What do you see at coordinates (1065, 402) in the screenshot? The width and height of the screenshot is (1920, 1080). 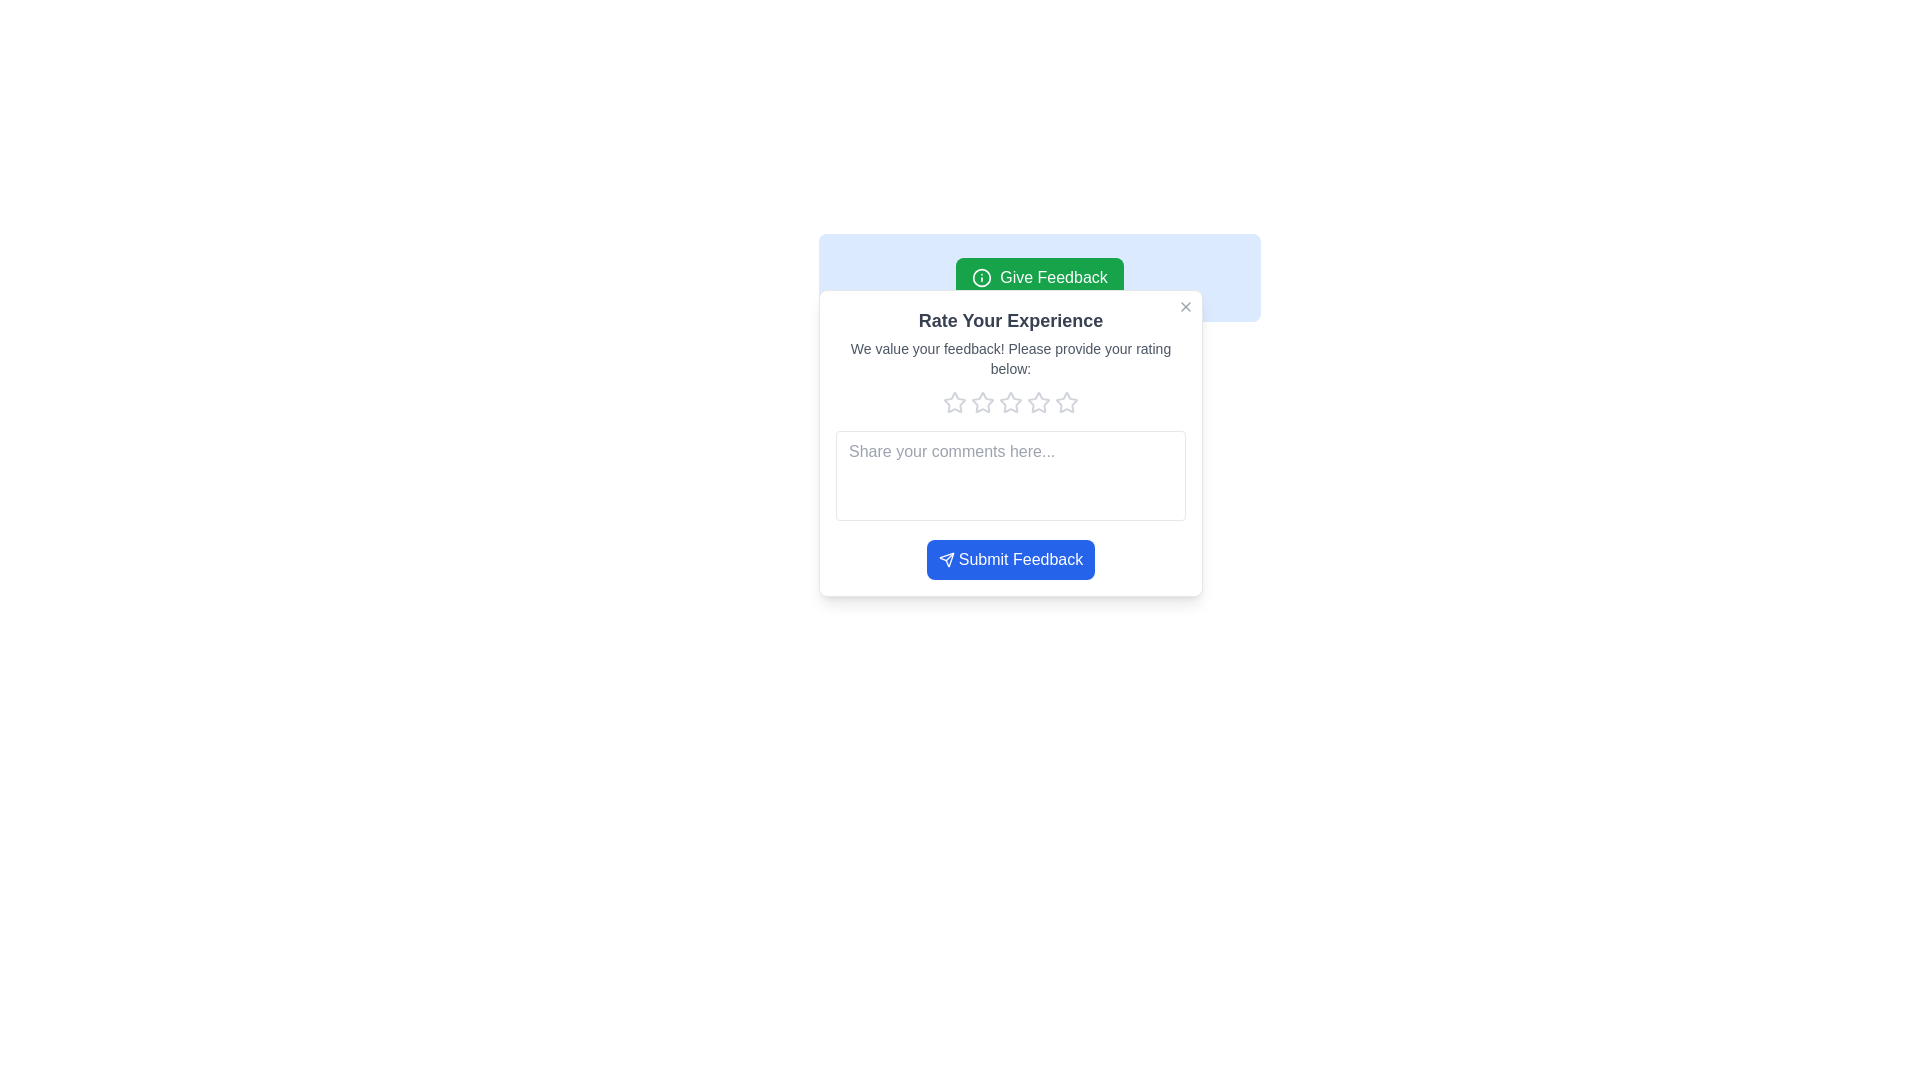 I see `the fifth star icon, which is light gray and part of a row of five stars in the 'Rate Your Experience' feedback modal` at bounding box center [1065, 402].